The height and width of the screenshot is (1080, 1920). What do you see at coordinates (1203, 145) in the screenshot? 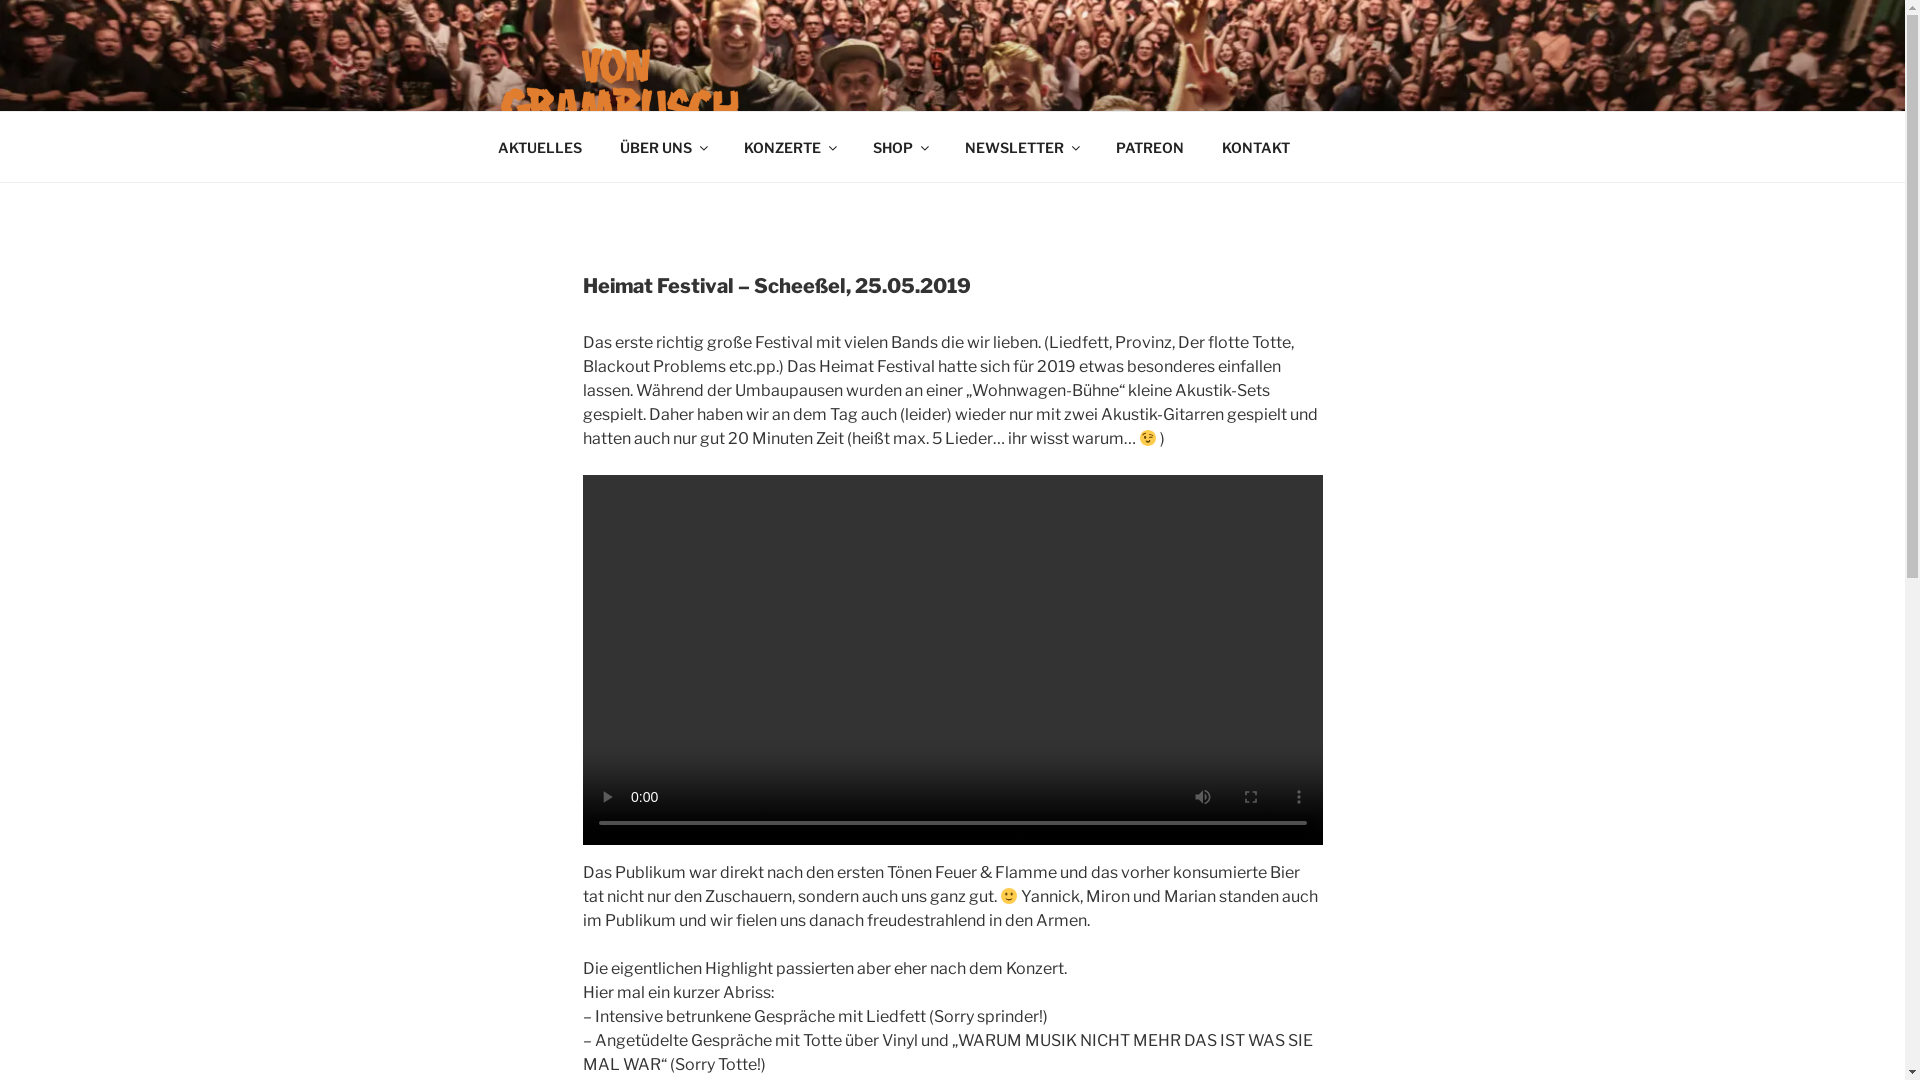
I see `'KONTAKT'` at bounding box center [1203, 145].